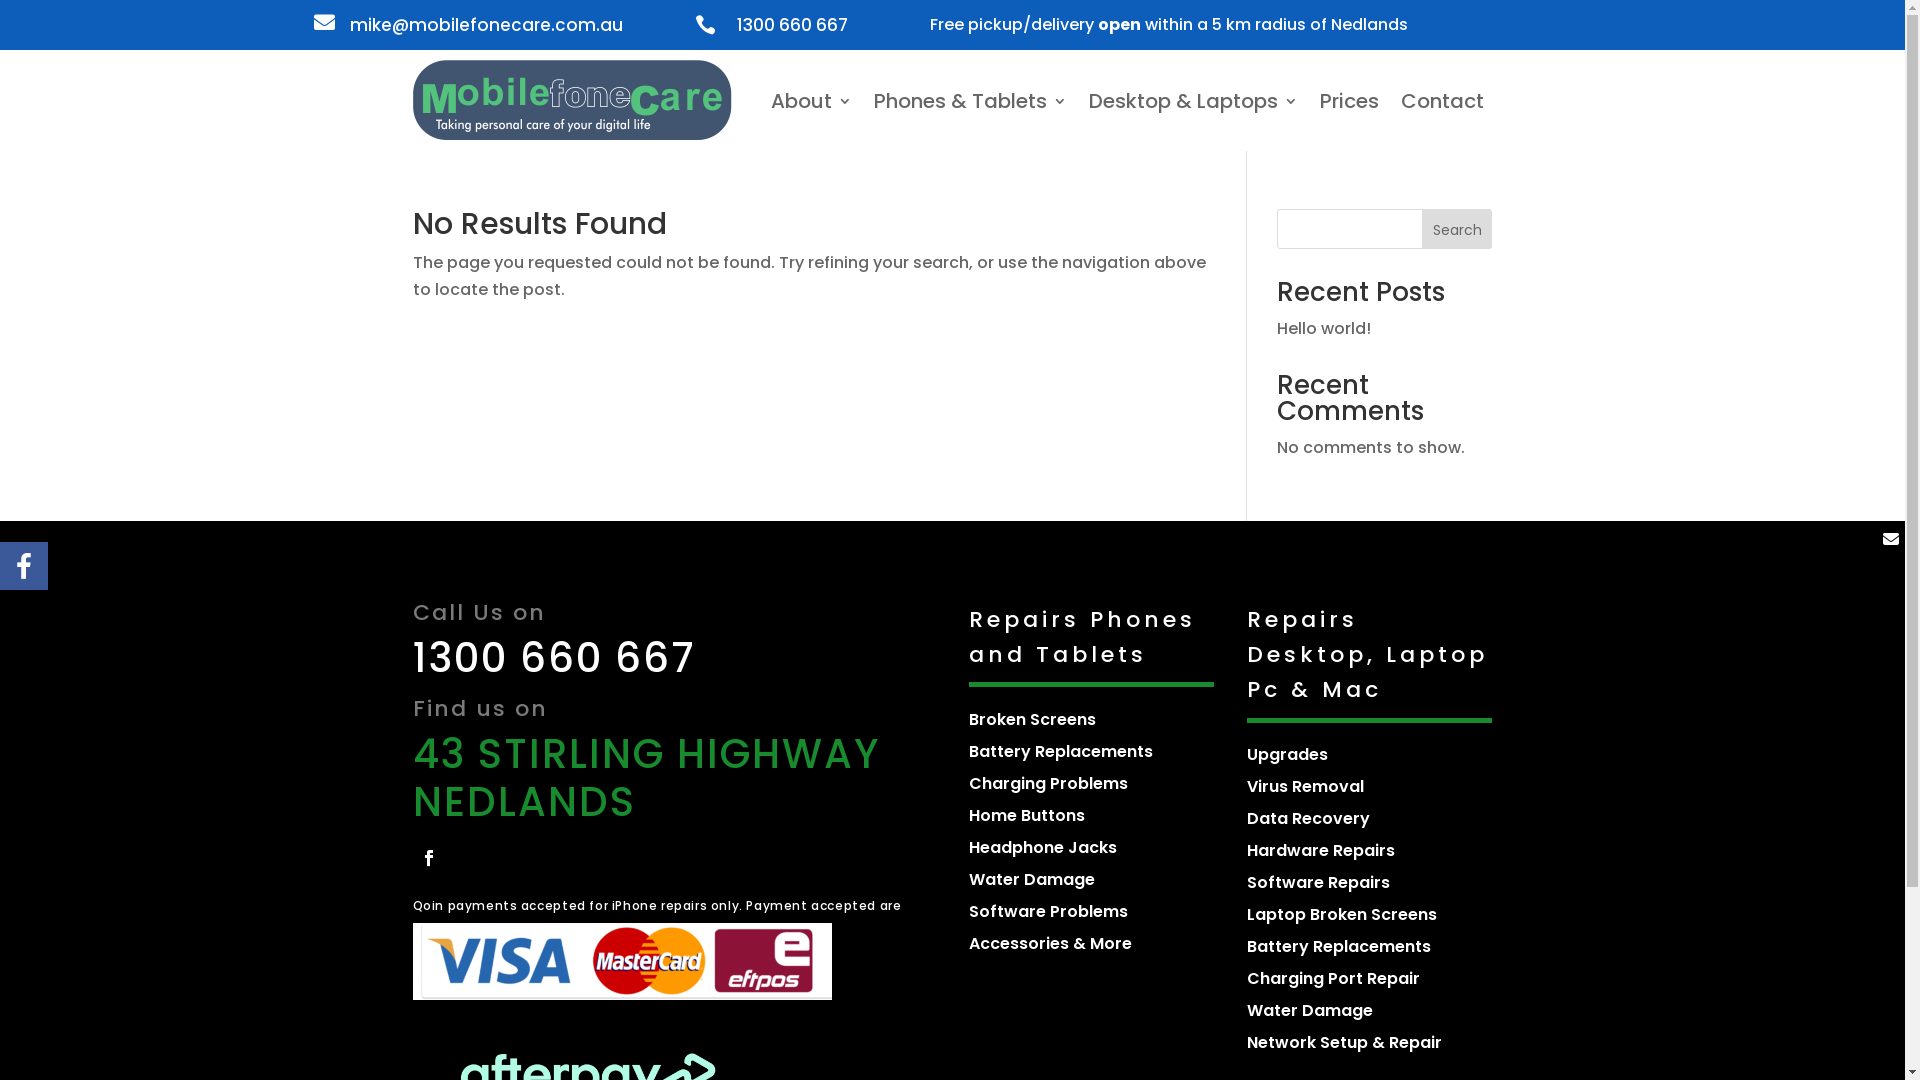 This screenshot has height=1080, width=1920. I want to click on 'About', so click(810, 100).